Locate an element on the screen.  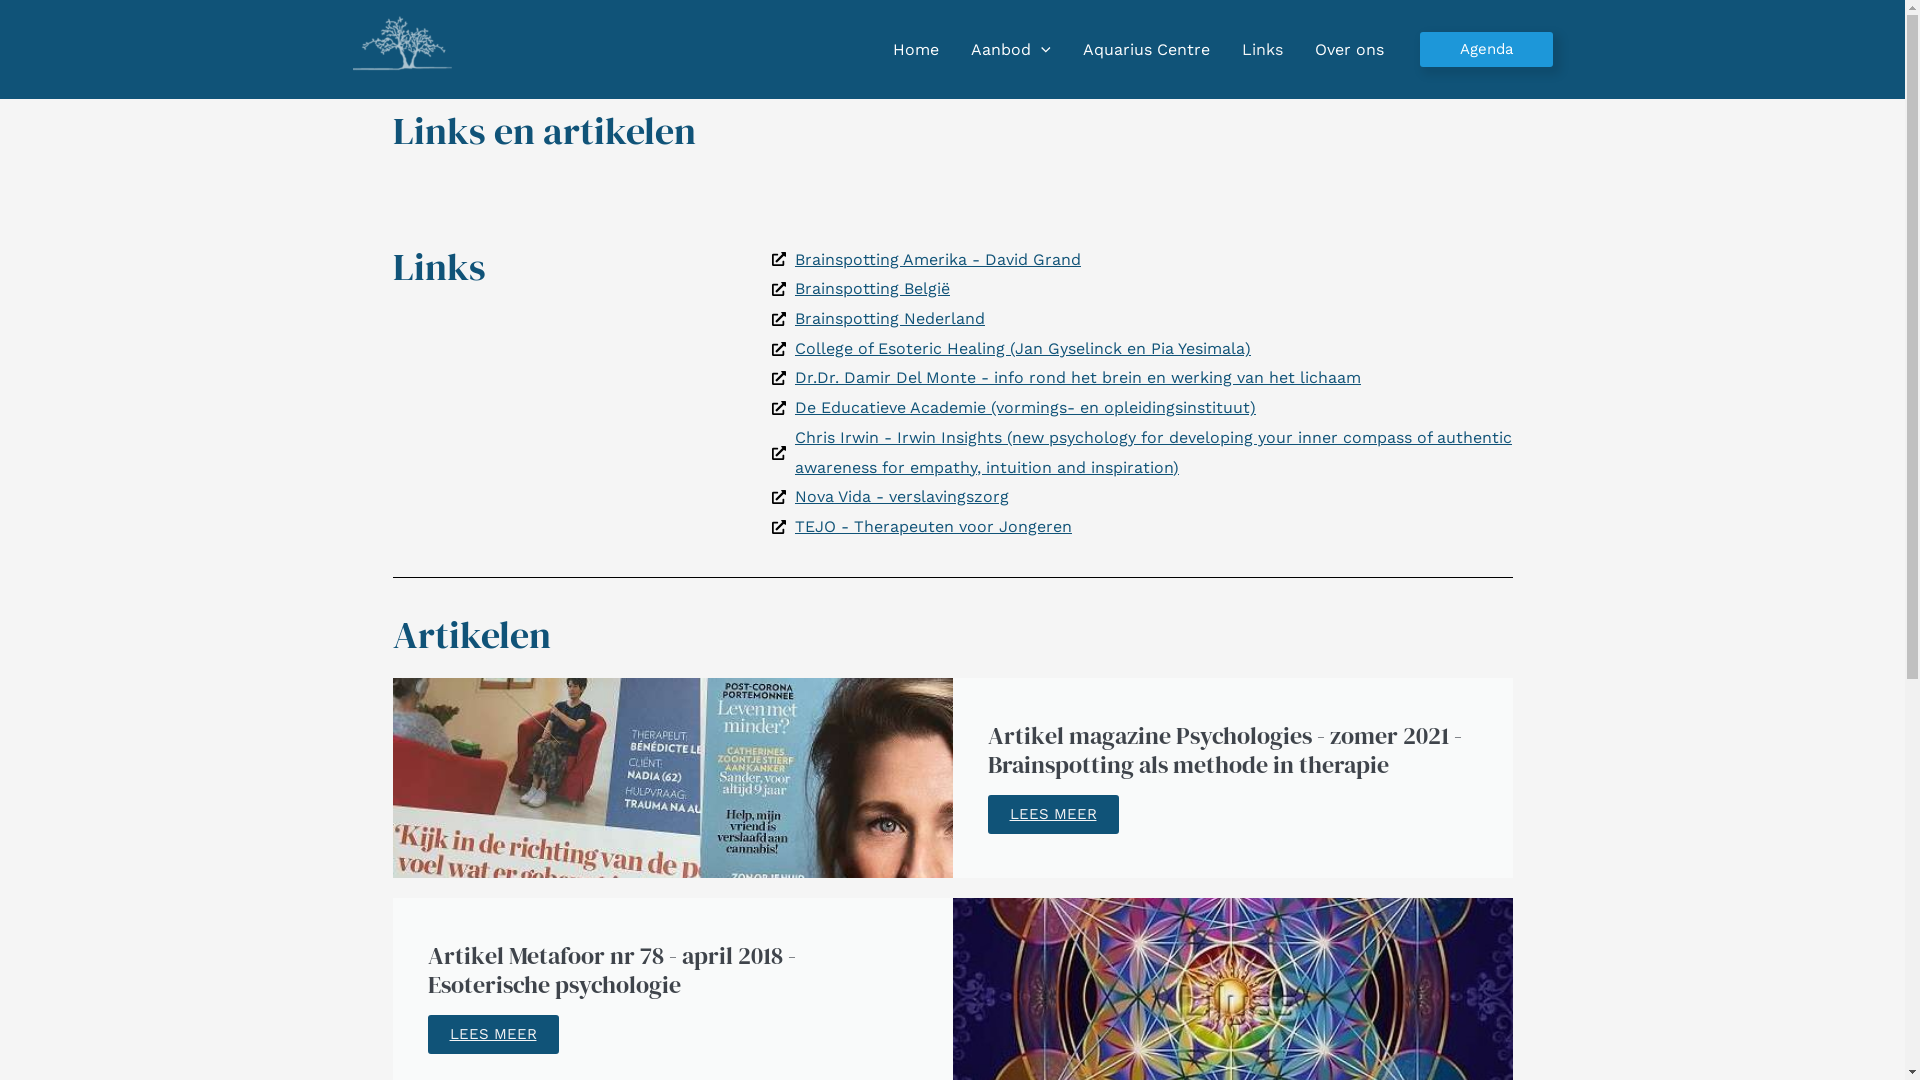
'Agenda' is located at coordinates (1486, 48).